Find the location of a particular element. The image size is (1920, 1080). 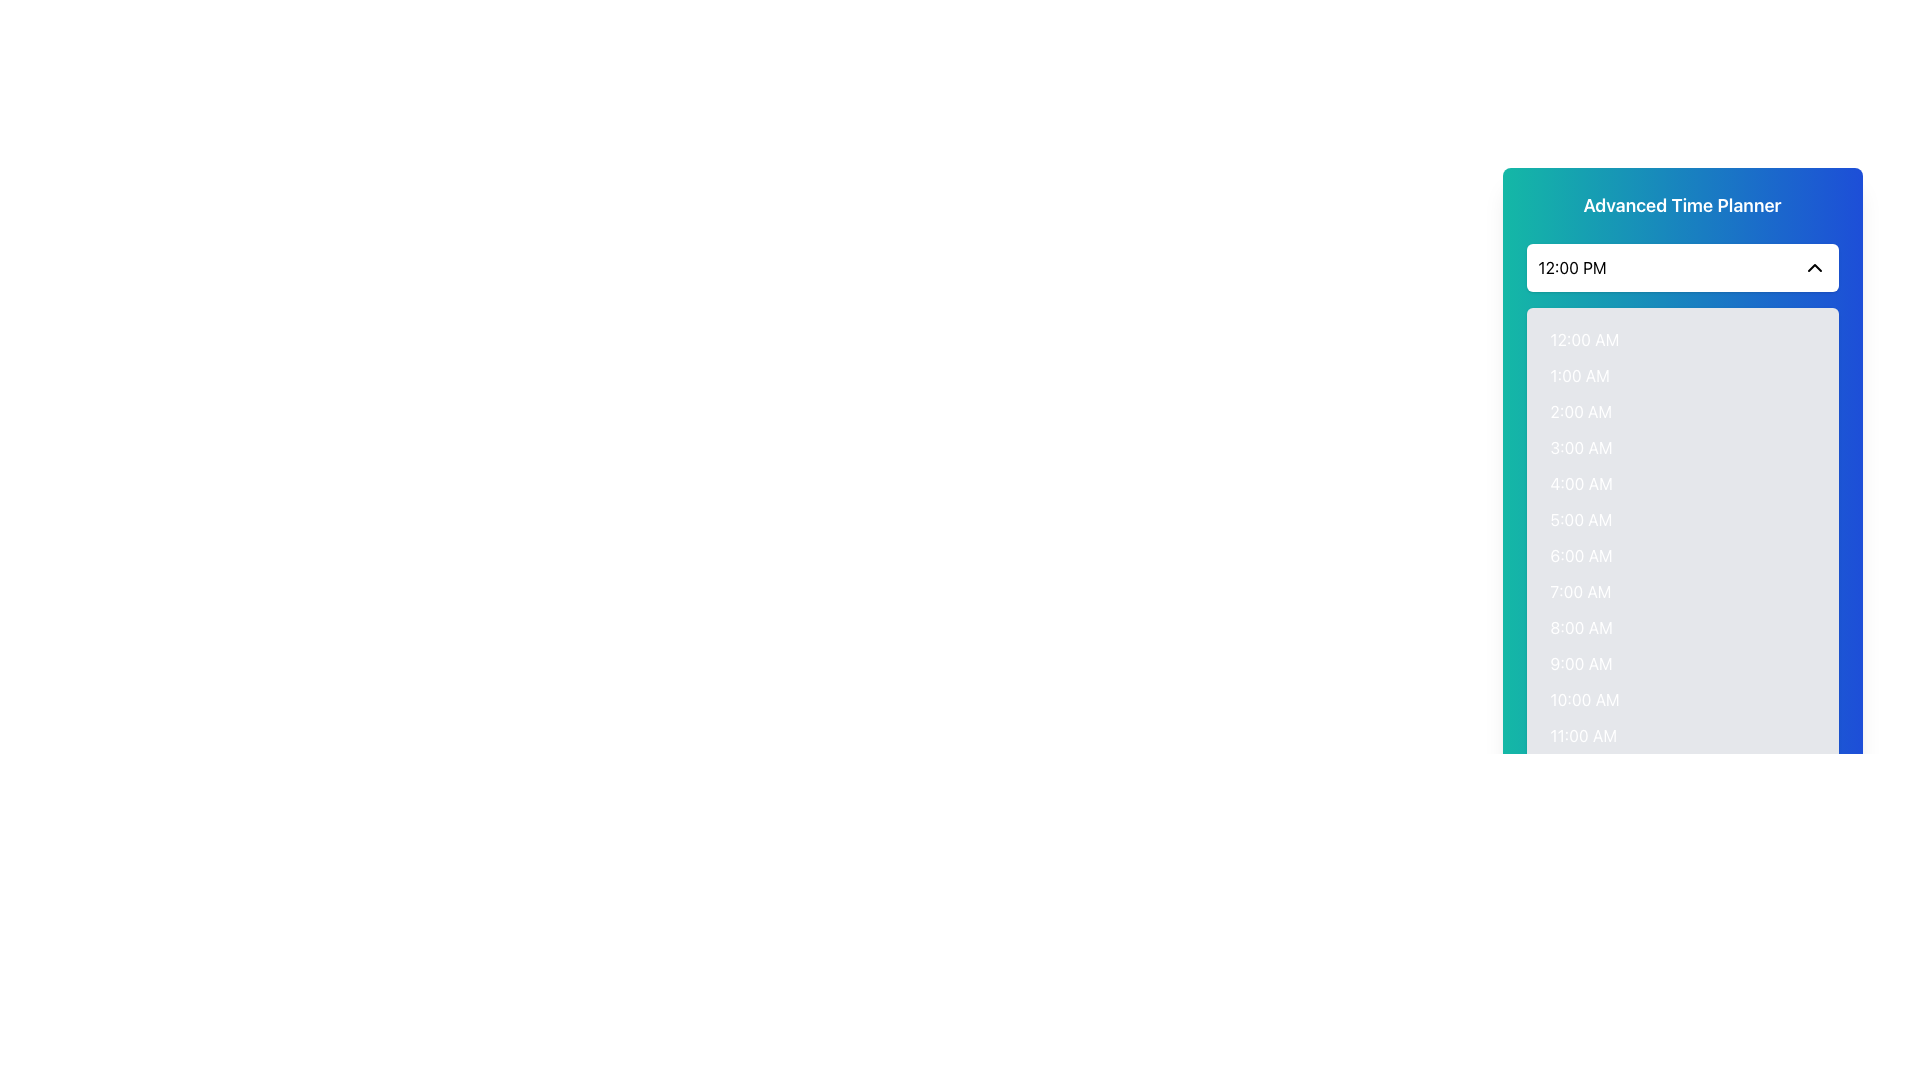

the rectangular button labeled '8:00 AM' is located at coordinates (1681, 627).